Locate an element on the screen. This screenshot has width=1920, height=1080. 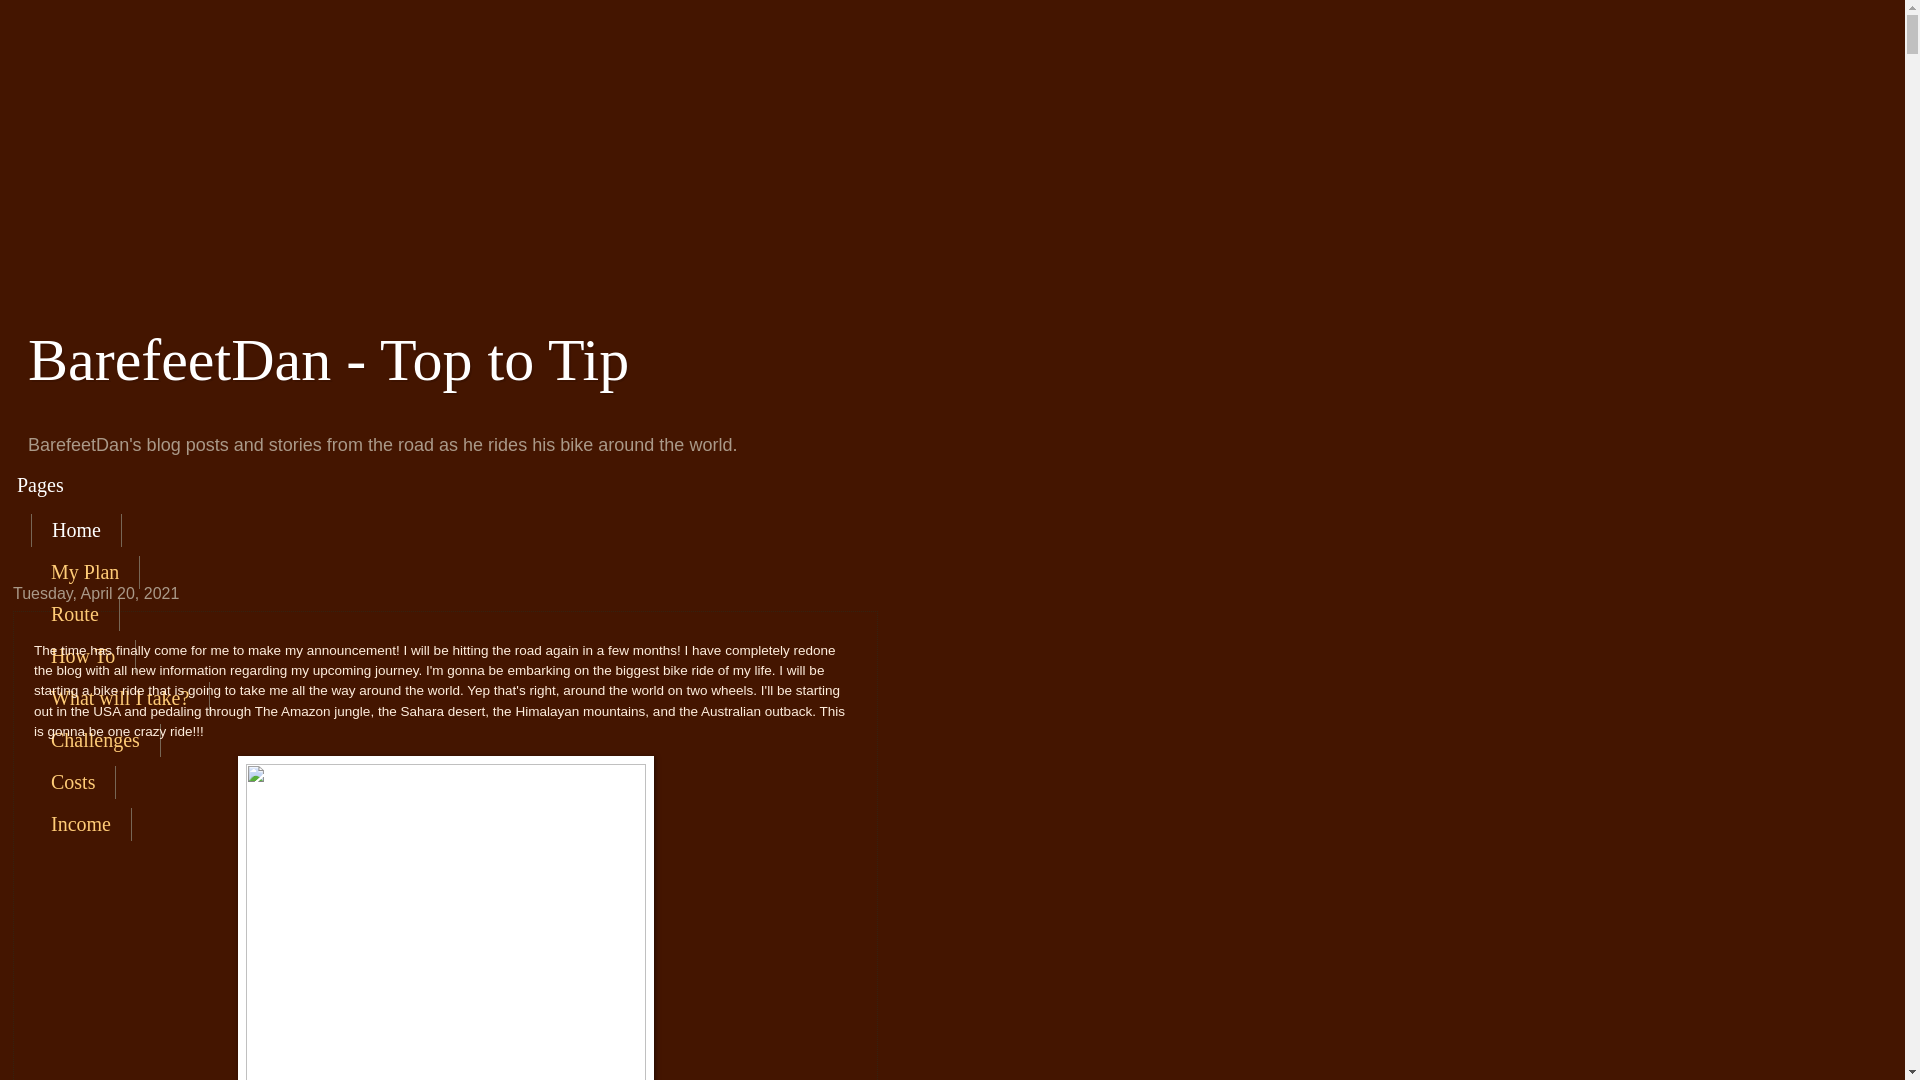
'Income' is located at coordinates (80, 824).